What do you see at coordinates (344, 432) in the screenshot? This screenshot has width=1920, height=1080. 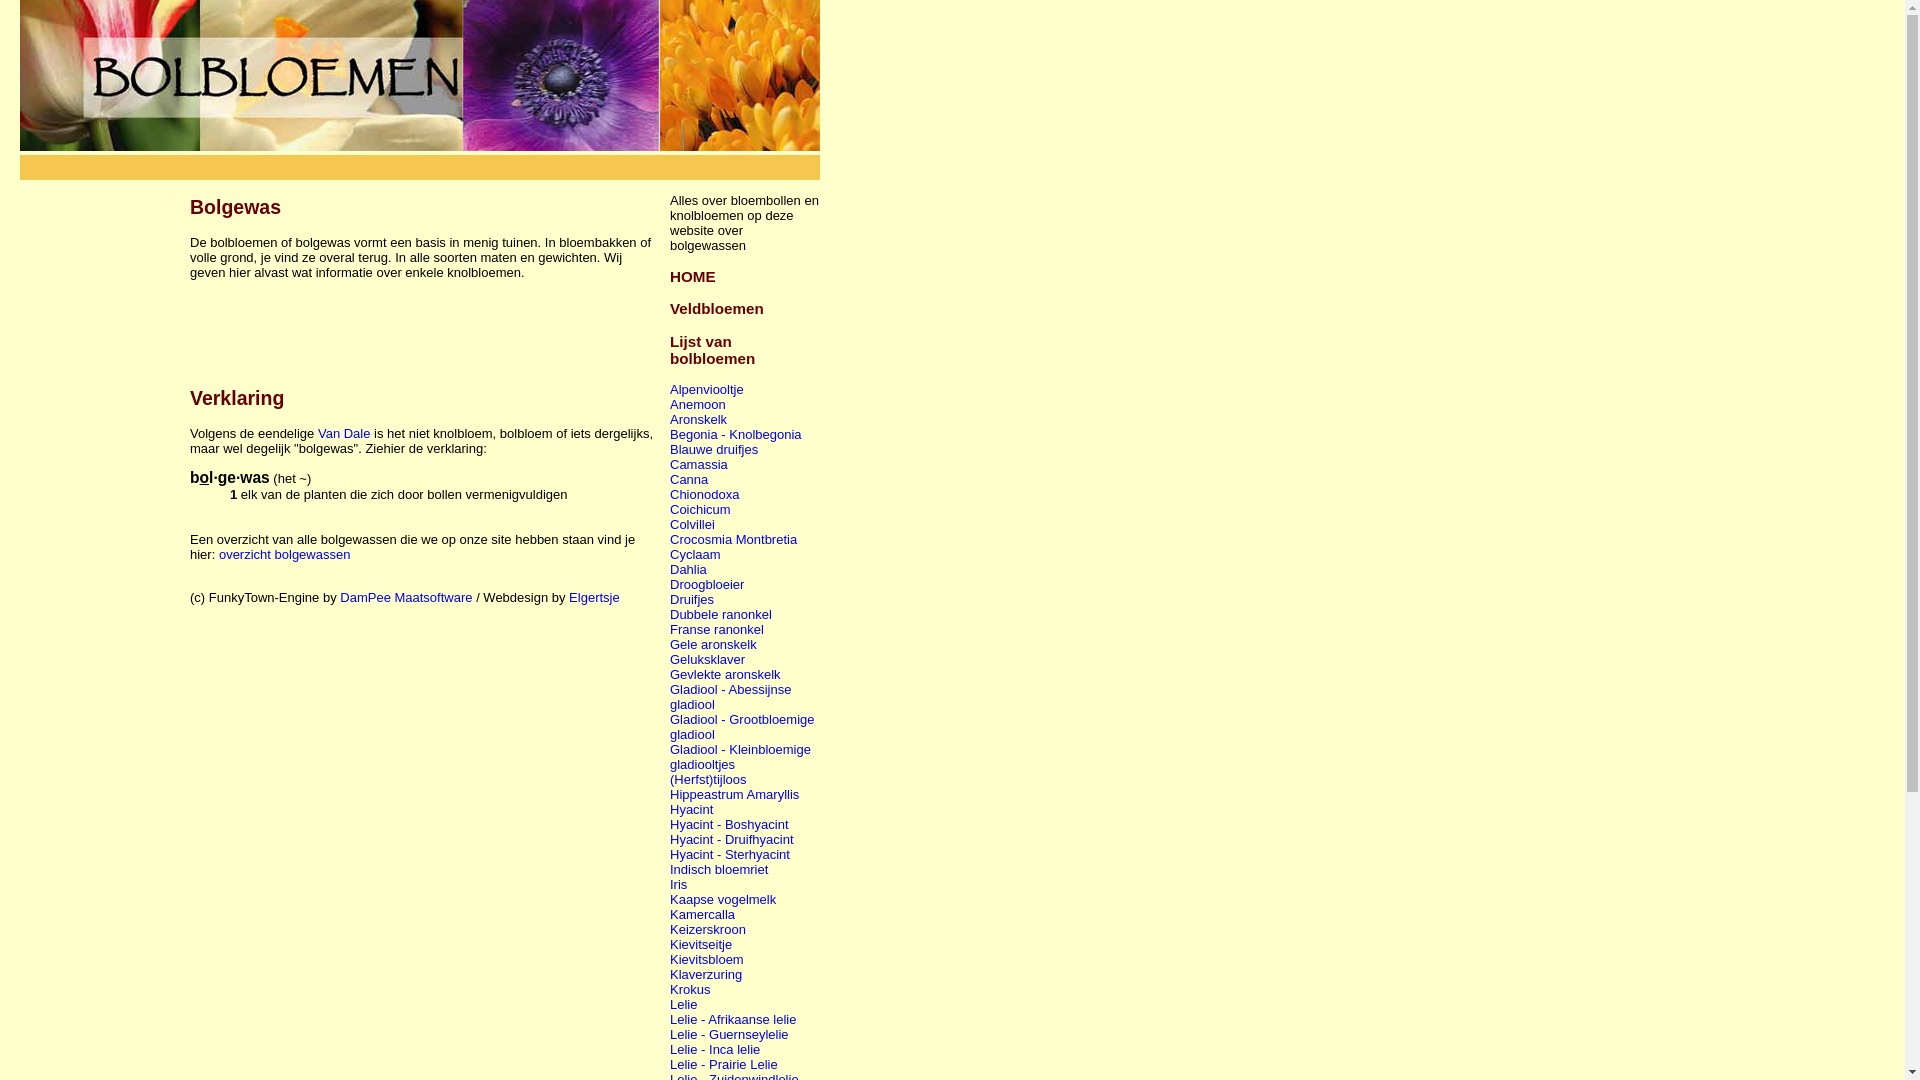 I see `'Van Dale'` at bounding box center [344, 432].